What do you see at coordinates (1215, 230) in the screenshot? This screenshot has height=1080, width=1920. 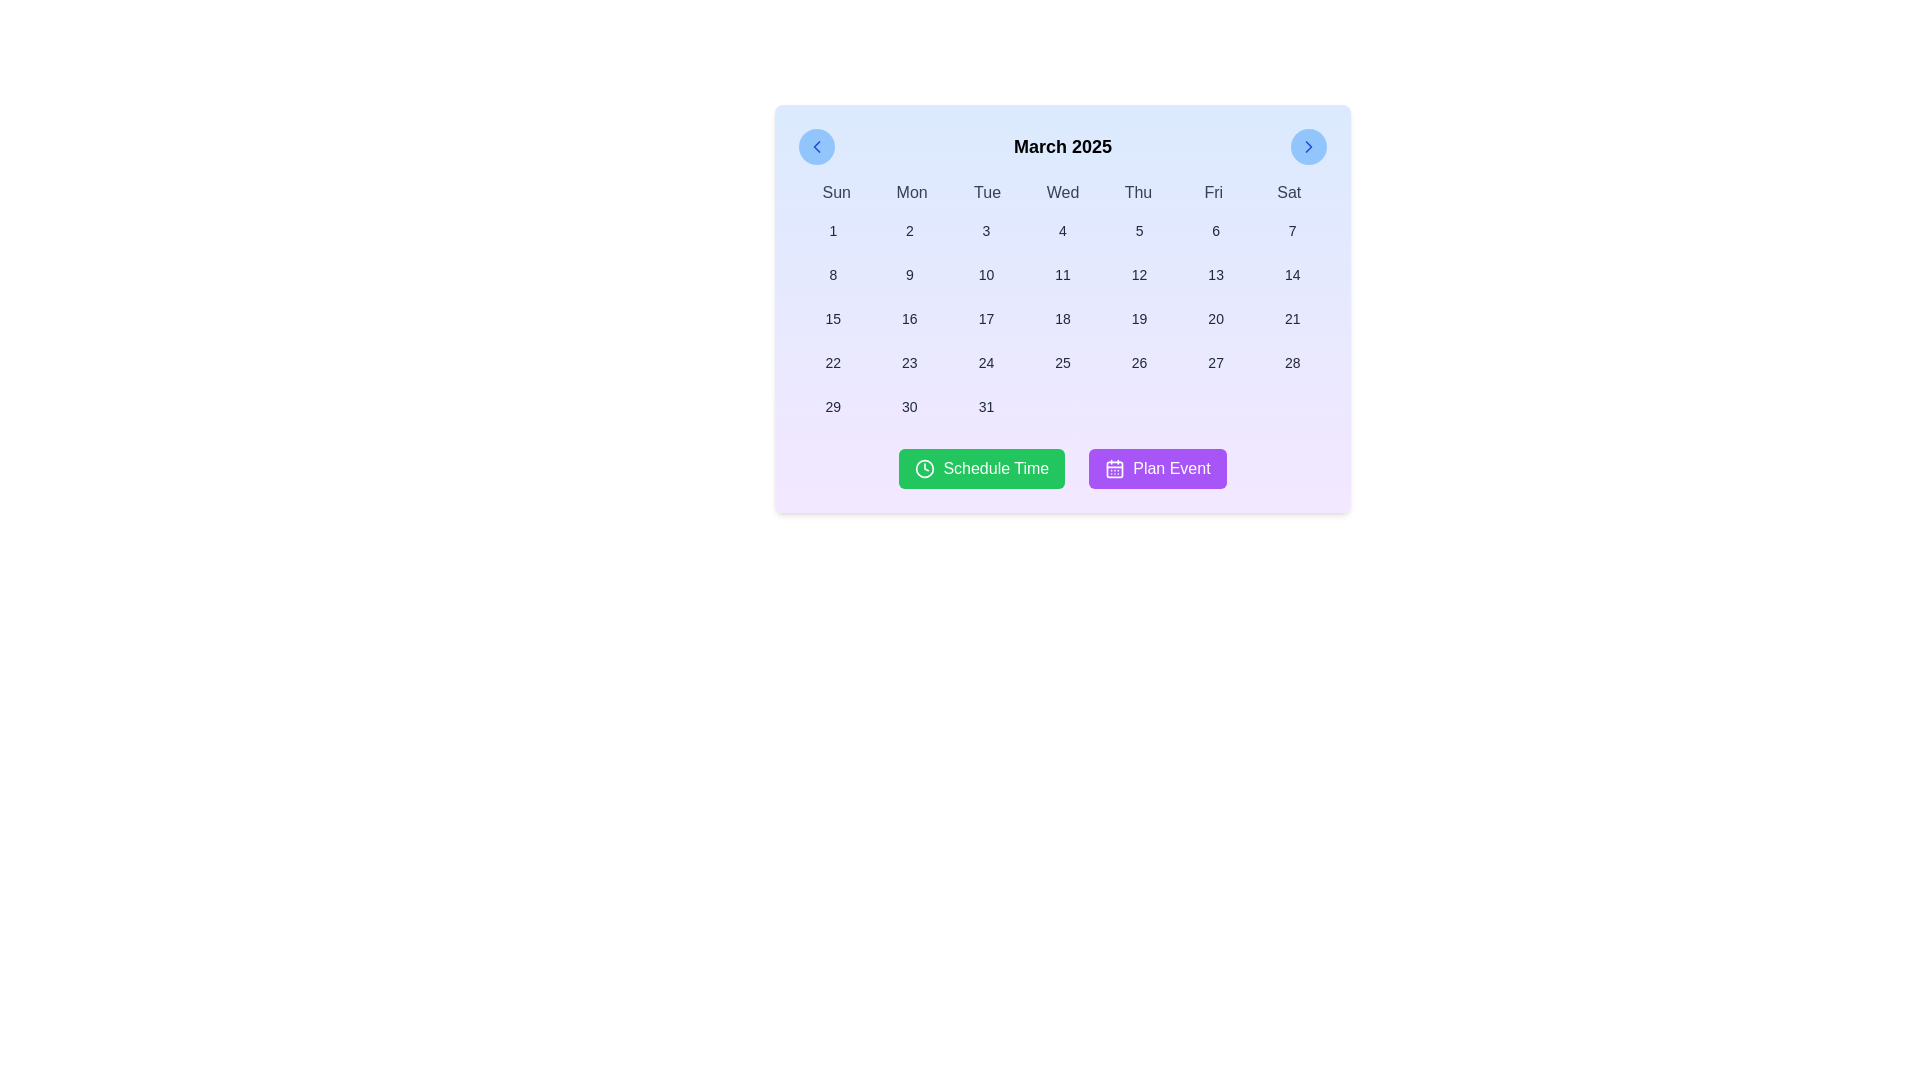 I see `the calendar day button representing the 6th of the month, located in the top row, Friday column` at bounding box center [1215, 230].